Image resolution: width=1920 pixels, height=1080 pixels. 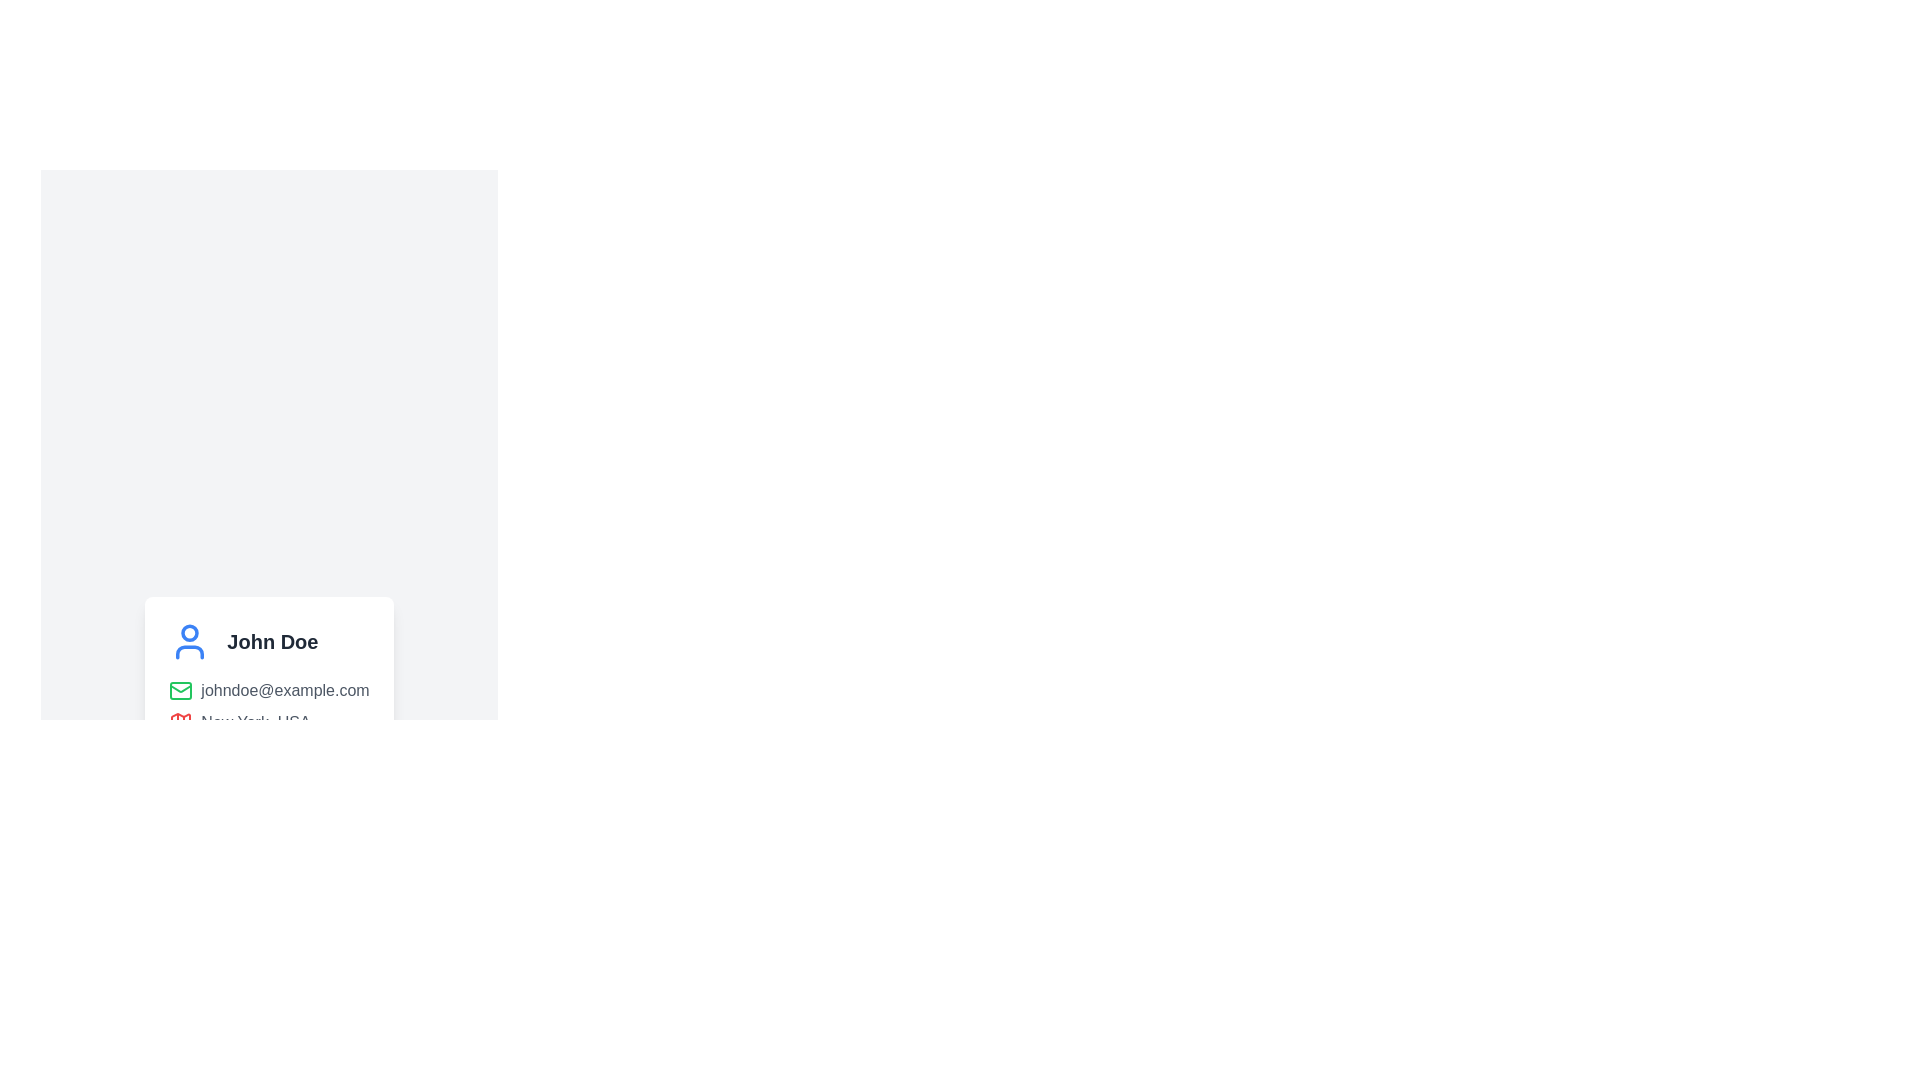 What do you see at coordinates (268, 708) in the screenshot?
I see `the user profile card displaying 'John Doe', which contains a blue user icon, an email address, and a location in New York, USA` at bounding box center [268, 708].